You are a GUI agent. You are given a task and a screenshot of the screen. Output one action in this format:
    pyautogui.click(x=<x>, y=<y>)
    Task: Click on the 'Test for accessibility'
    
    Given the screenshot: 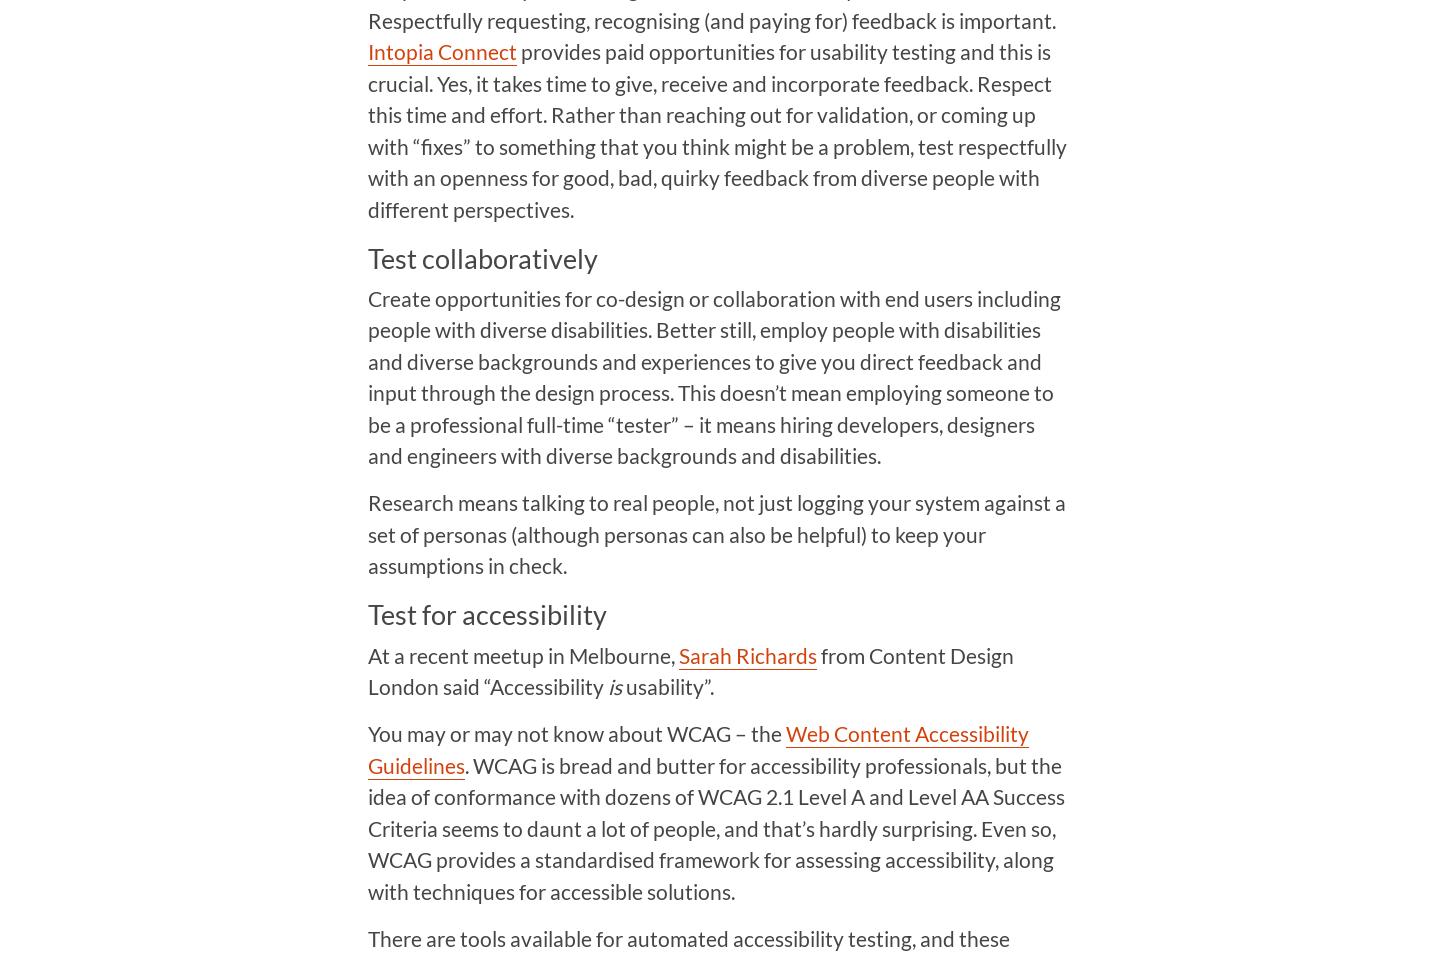 What is the action you would take?
    pyautogui.click(x=485, y=613)
    